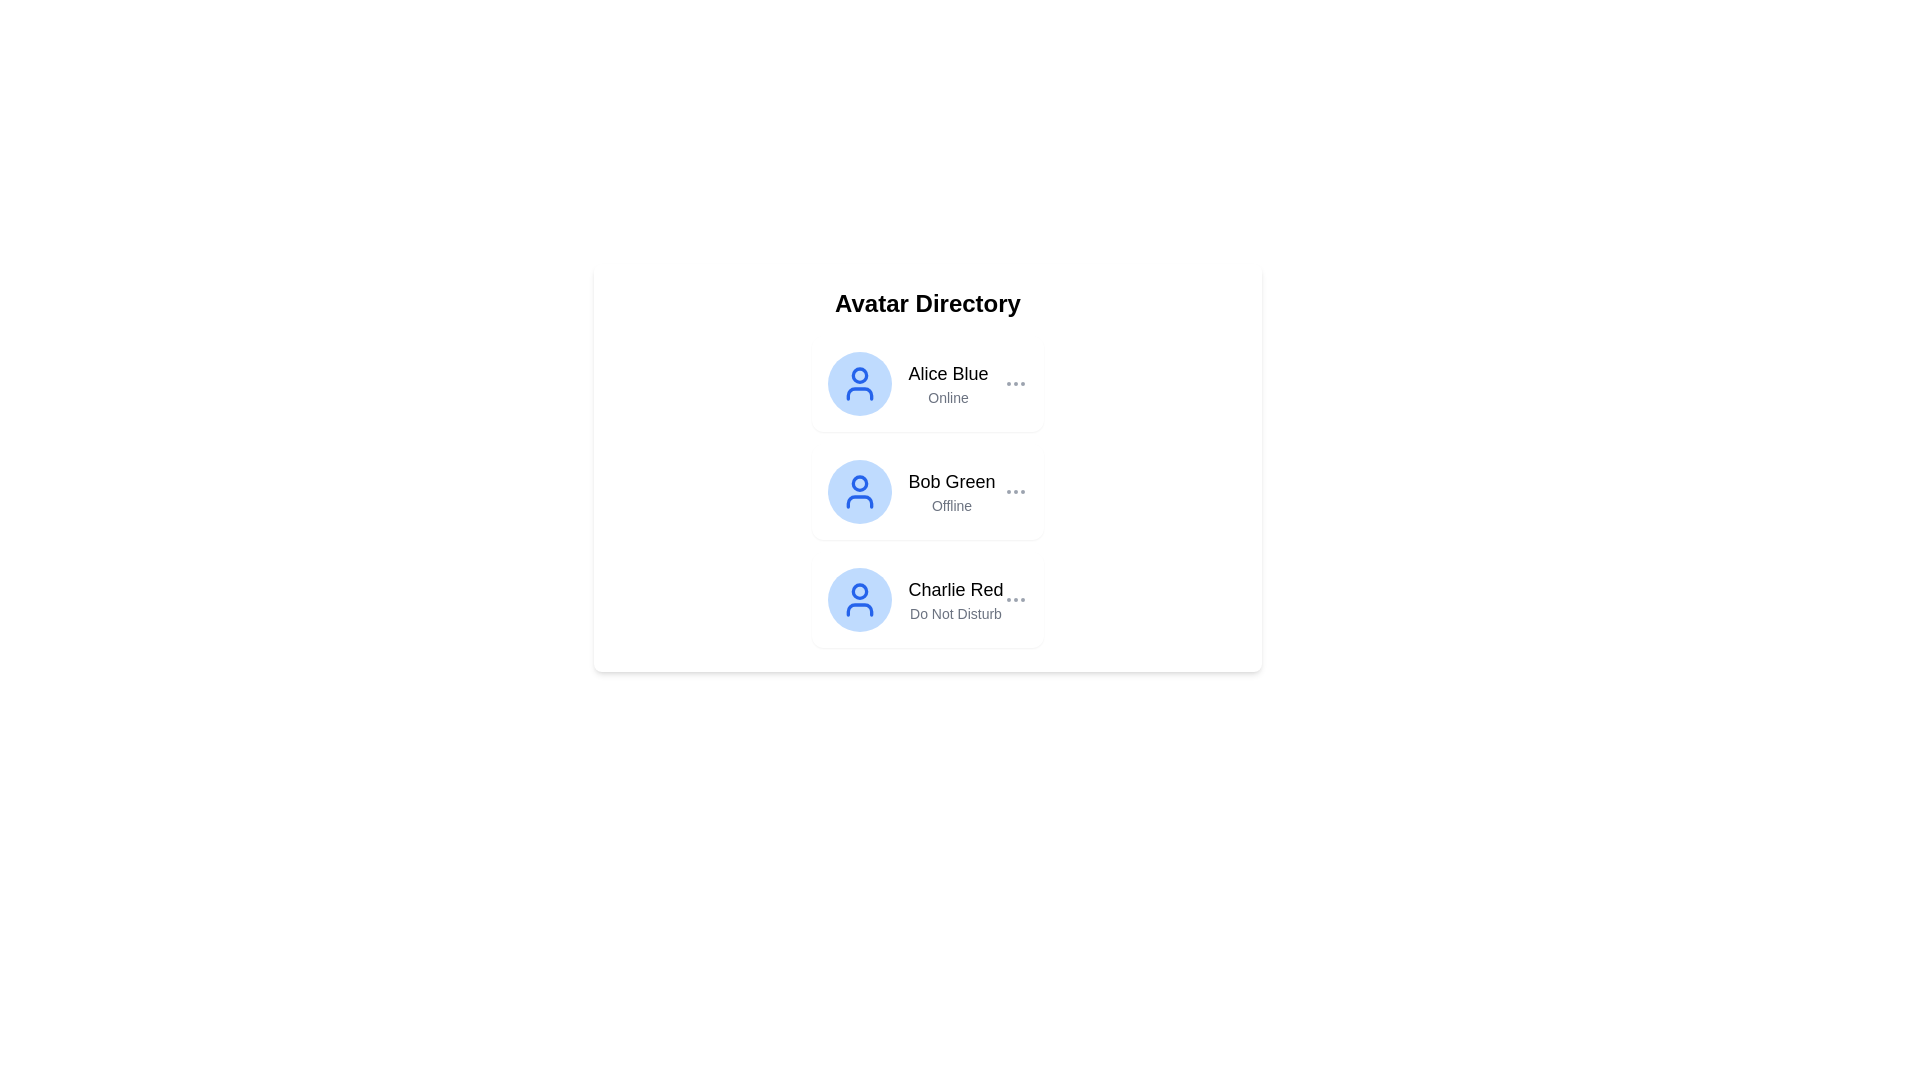  I want to click on status text label indicating that 'Bob Green' is currently offline, located below the name 'Bob Green' in the Avatar Directory interface, so click(950, 504).